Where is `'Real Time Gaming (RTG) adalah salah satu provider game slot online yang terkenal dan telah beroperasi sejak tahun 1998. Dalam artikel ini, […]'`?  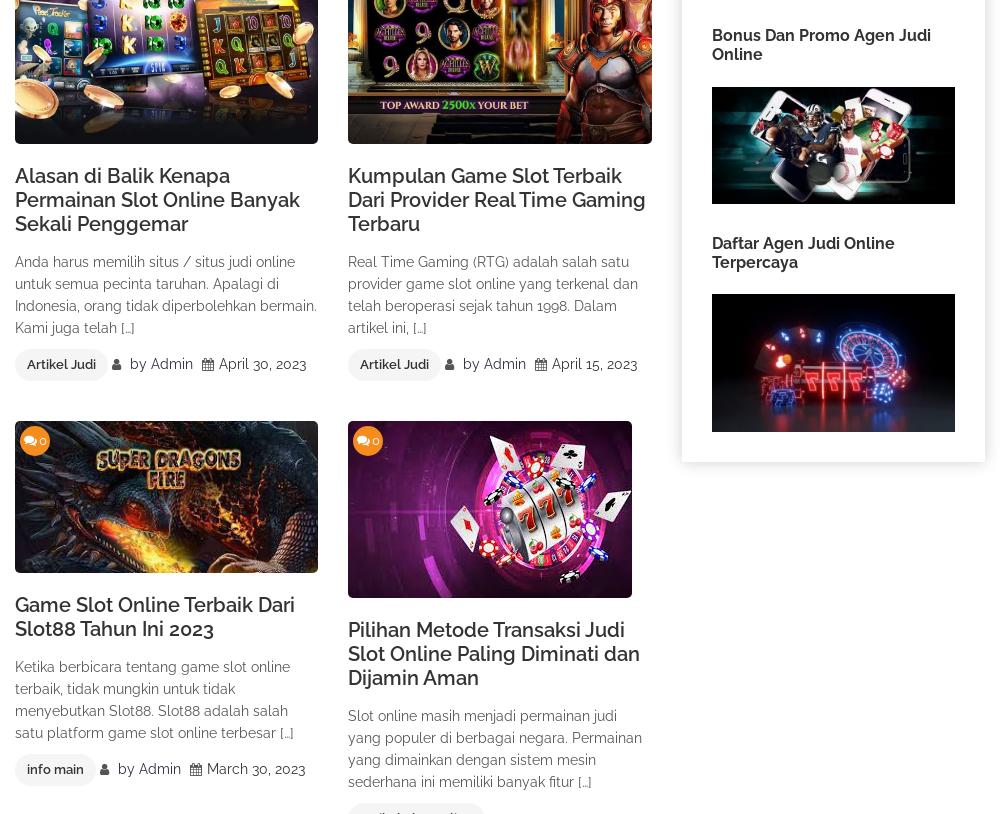
'Real Time Gaming (RTG) adalah salah satu provider game slot online yang terkenal dan telah beroperasi sejak tahun 1998. Dalam artikel ini, […]' is located at coordinates (492, 294).